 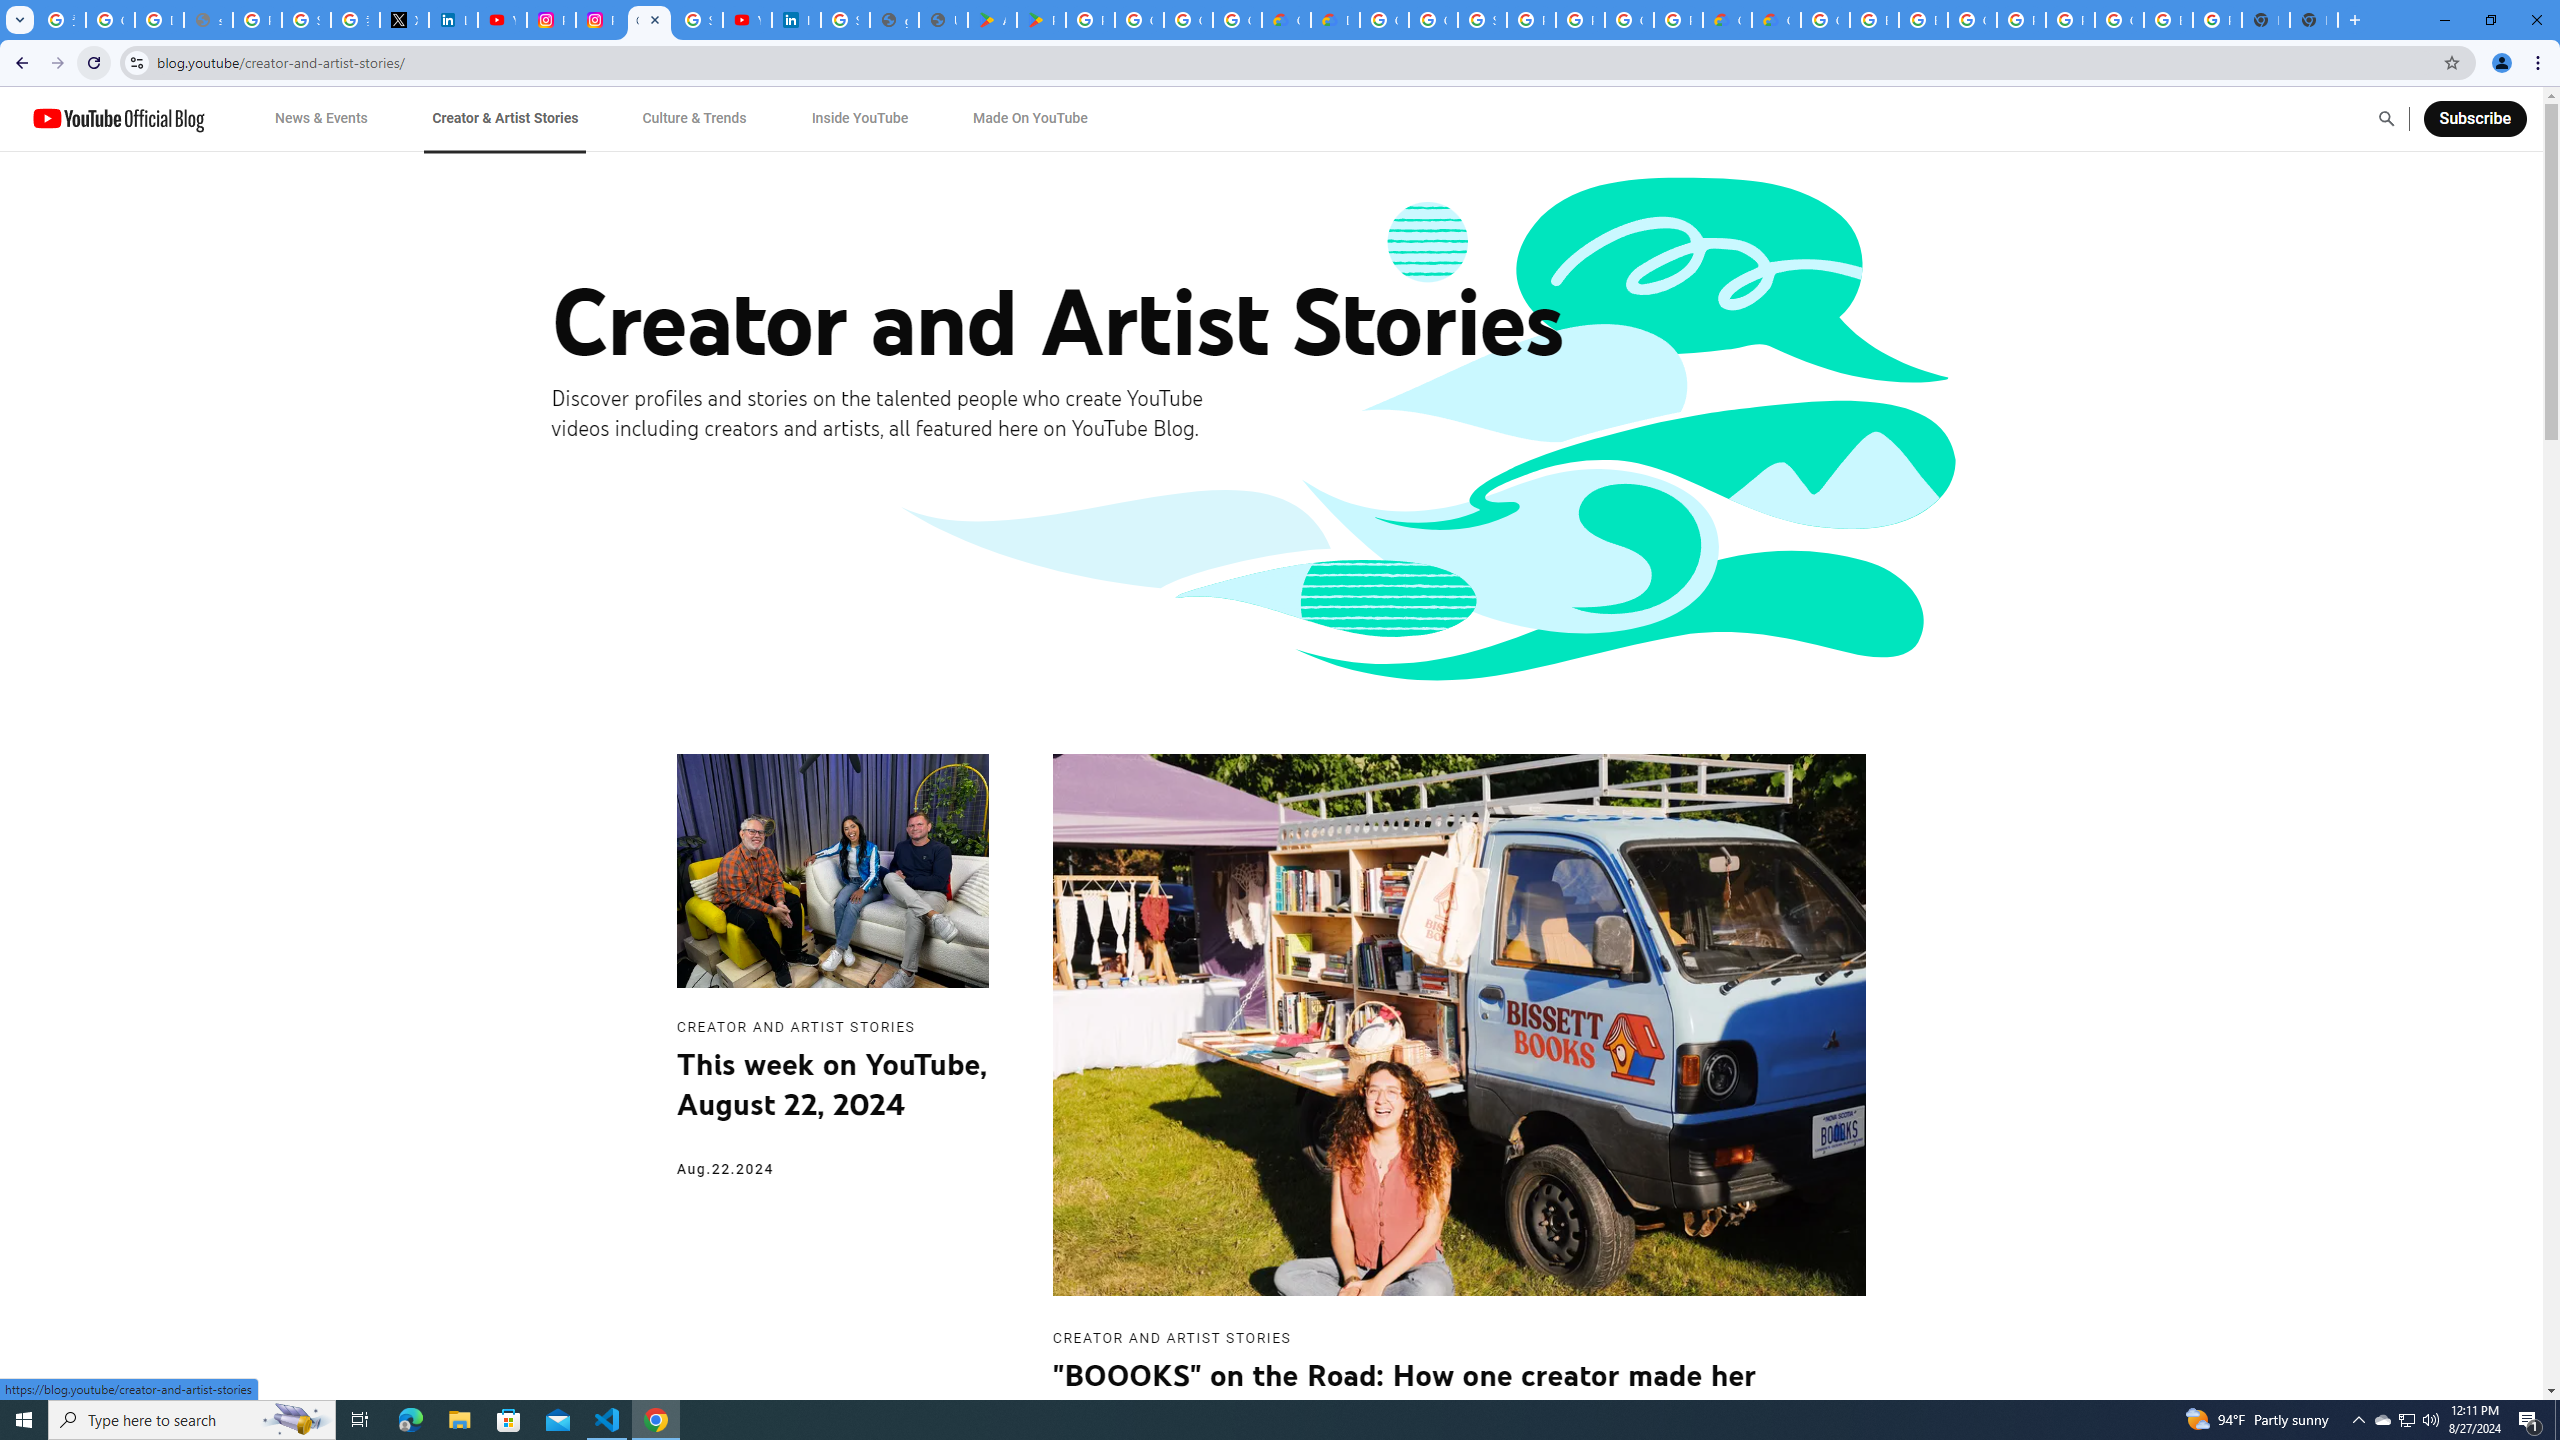 What do you see at coordinates (2119, 19) in the screenshot?
I see `'Google Cloud Platform'` at bounding box center [2119, 19].